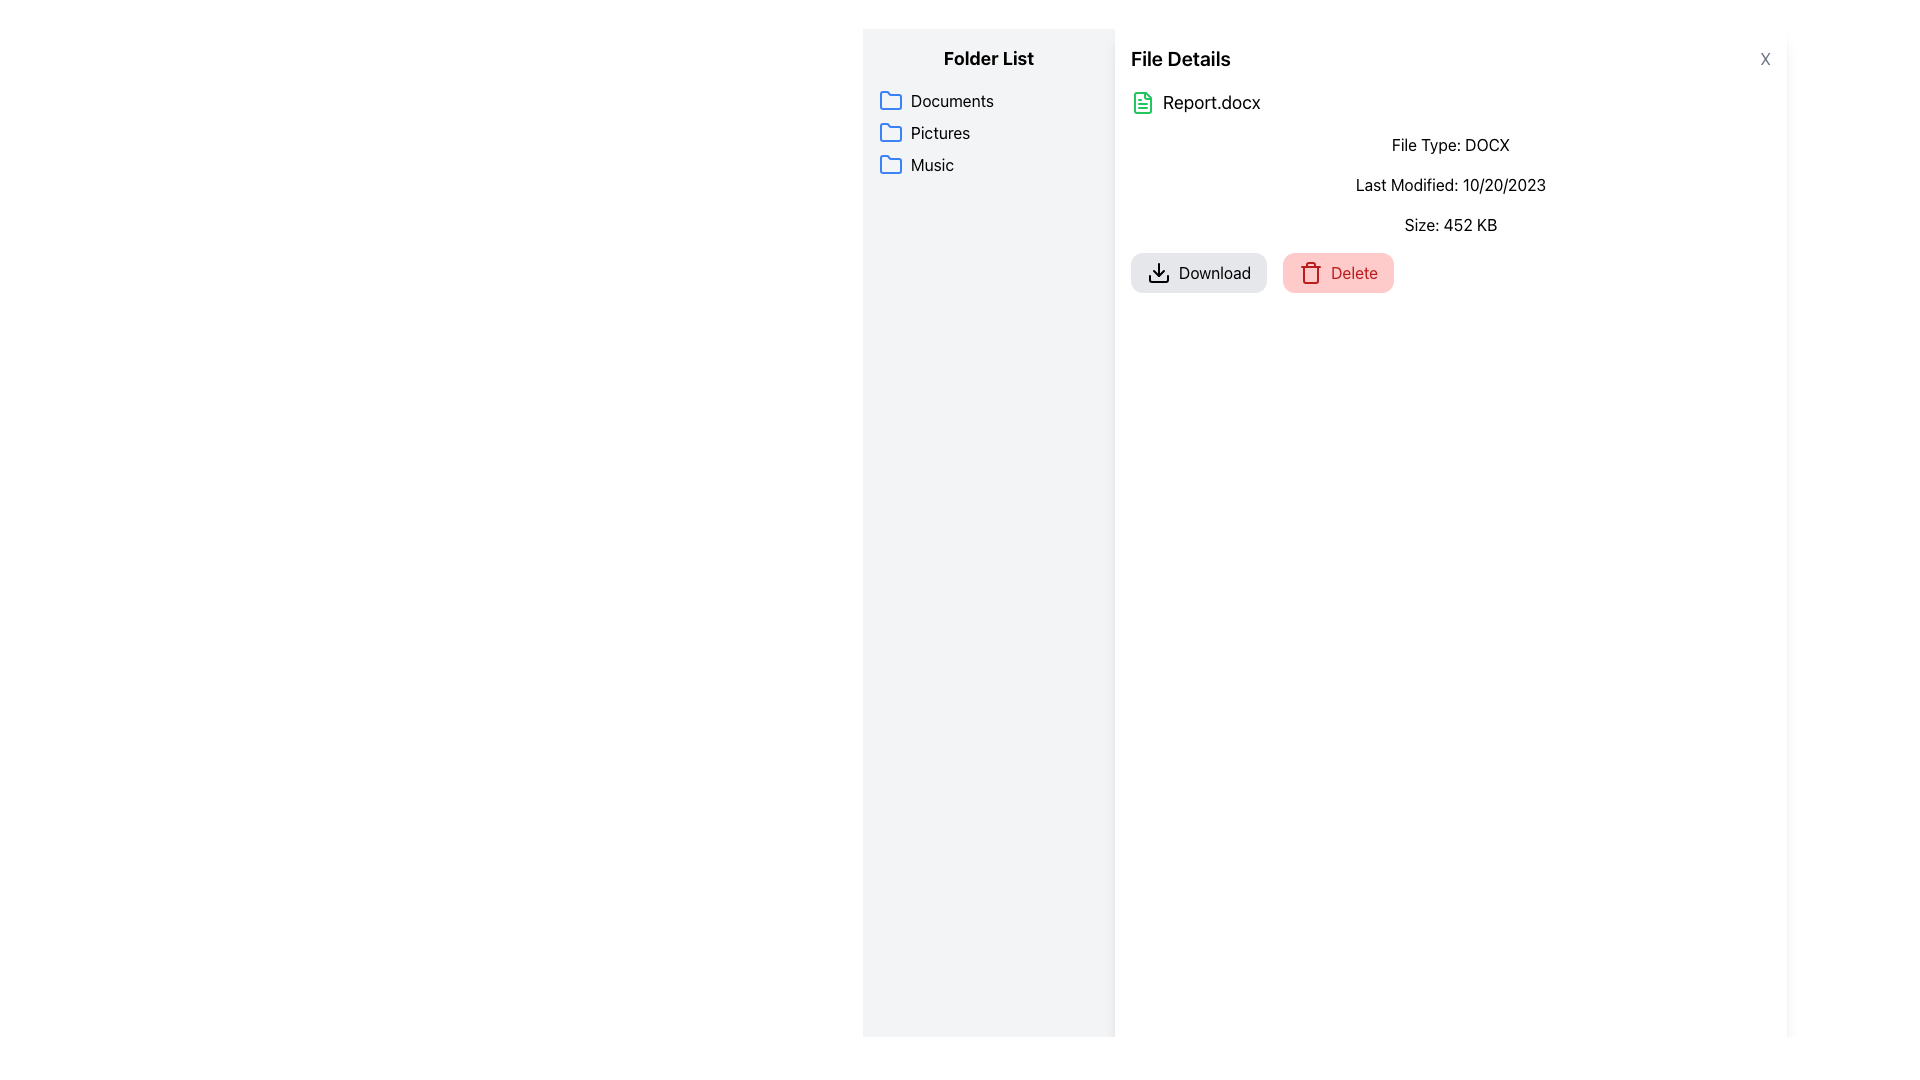 The image size is (1920, 1080). What do you see at coordinates (890, 164) in the screenshot?
I see `the 'Music' folder SVG icon in the folder list` at bounding box center [890, 164].